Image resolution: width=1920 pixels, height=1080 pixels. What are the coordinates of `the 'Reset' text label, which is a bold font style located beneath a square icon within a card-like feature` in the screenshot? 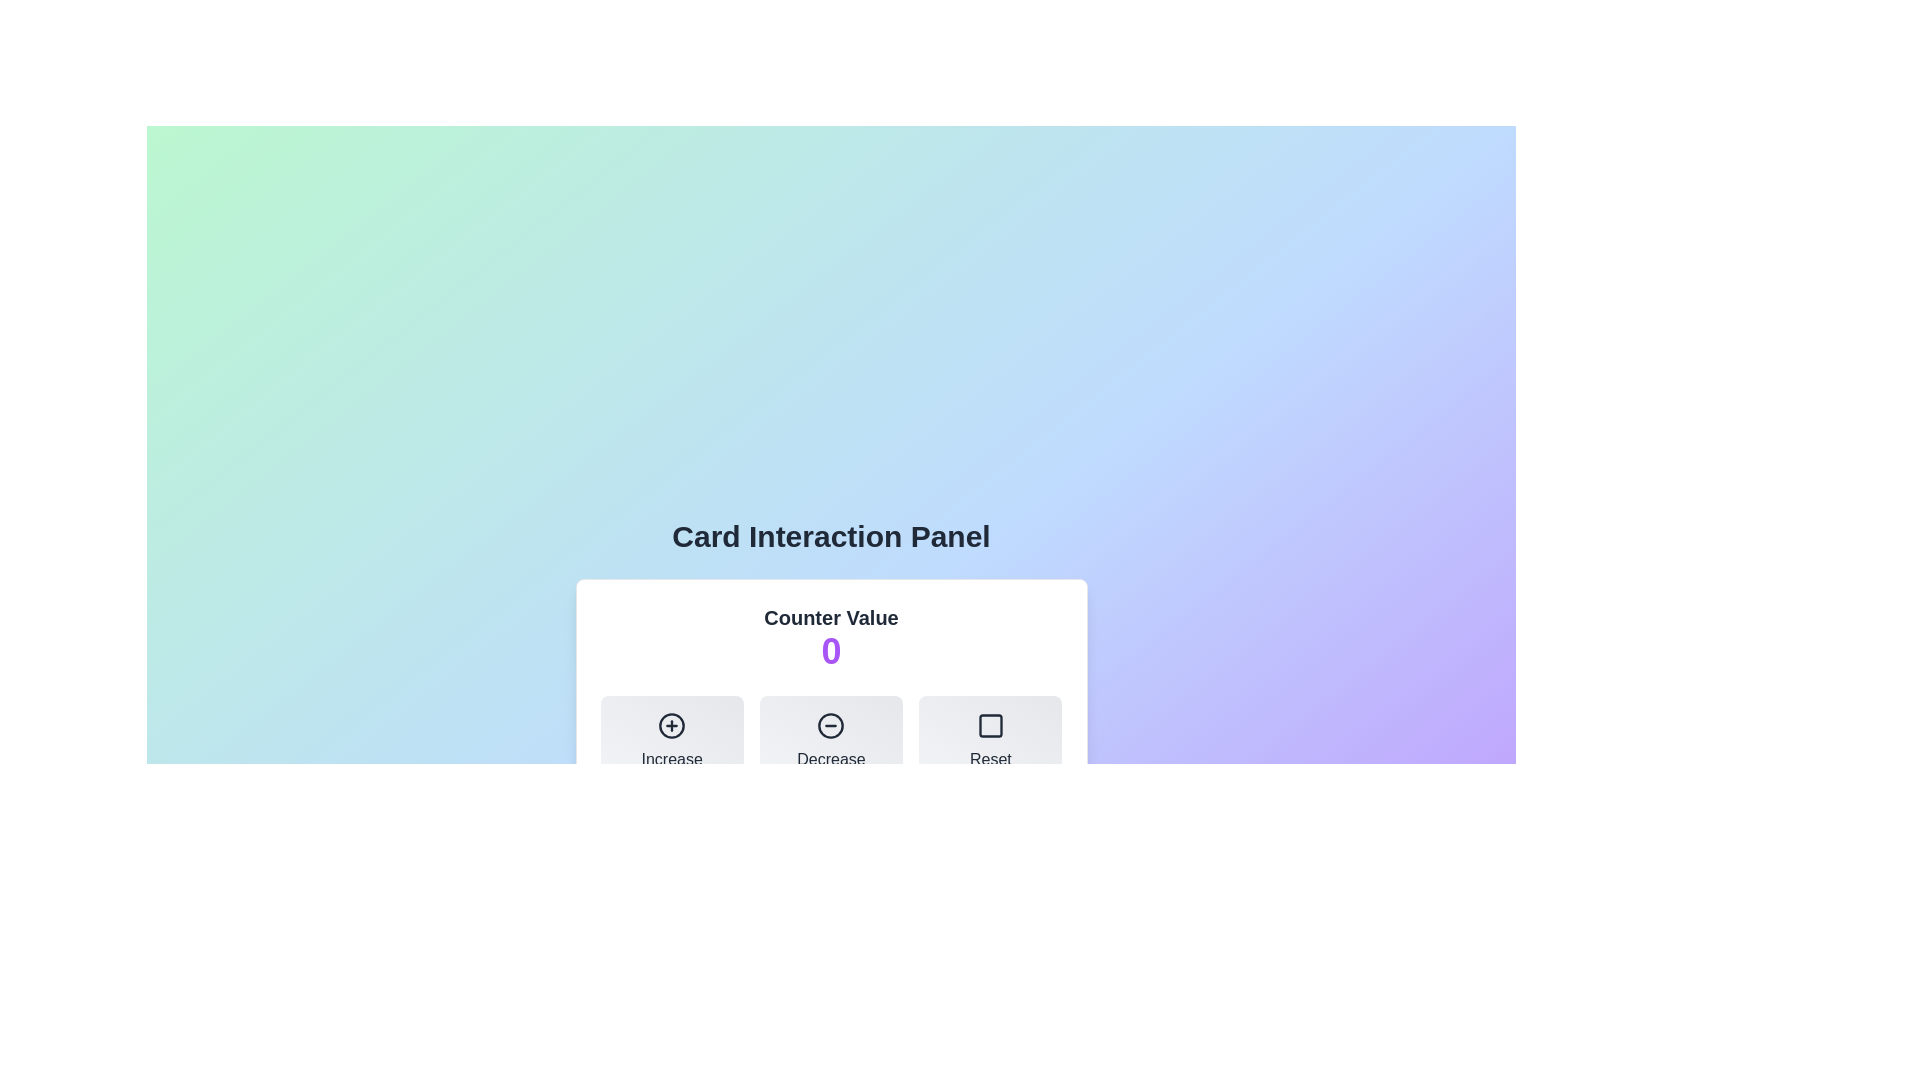 It's located at (990, 759).